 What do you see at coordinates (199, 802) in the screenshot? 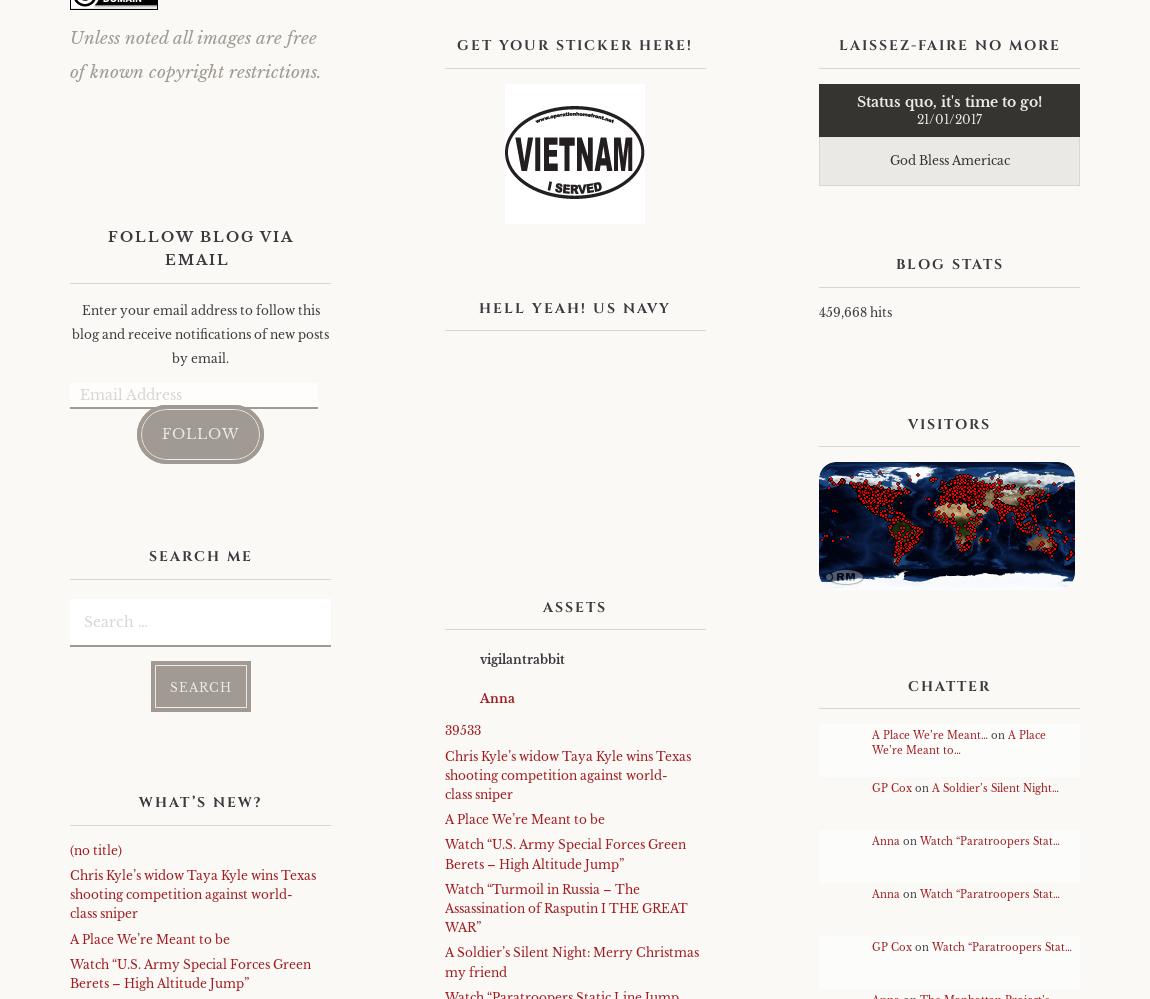
I see `'What’s New?'` at bounding box center [199, 802].